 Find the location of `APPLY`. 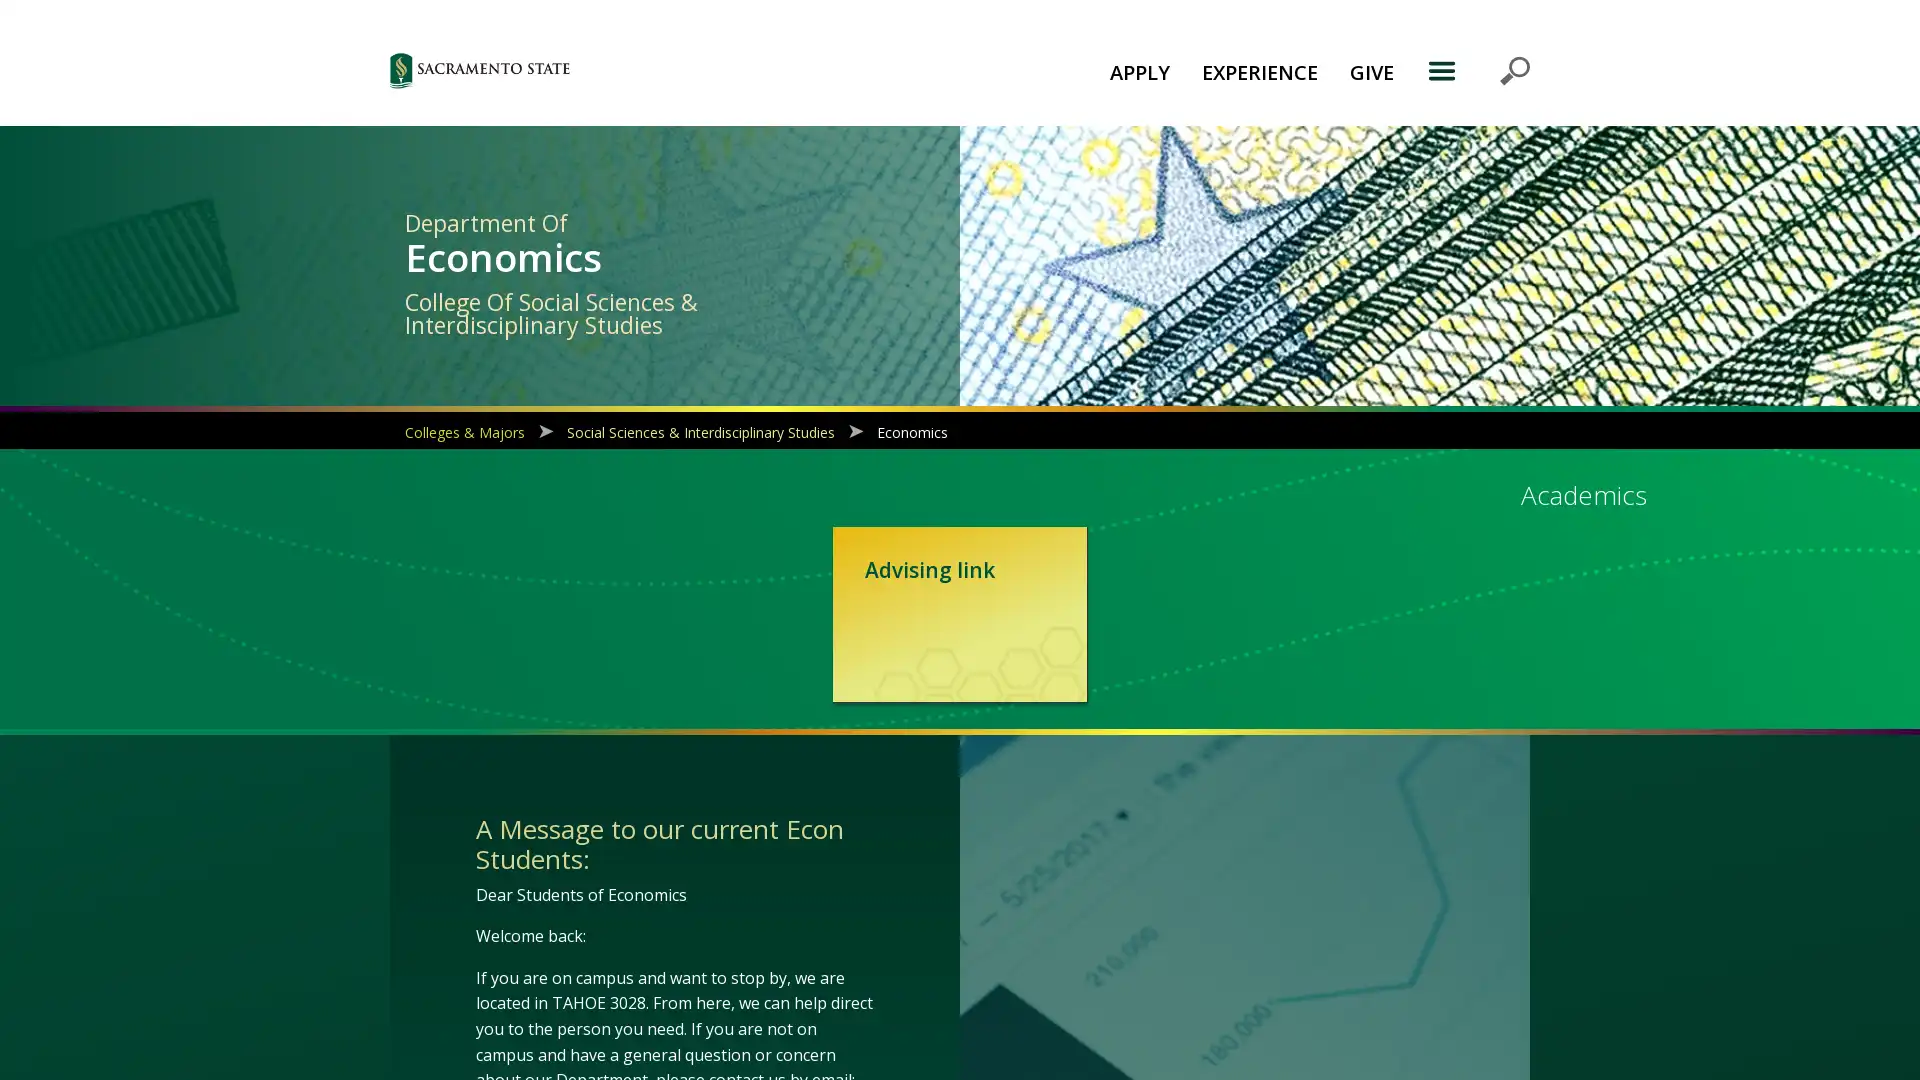

APPLY is located at coordinates (1140, 69).